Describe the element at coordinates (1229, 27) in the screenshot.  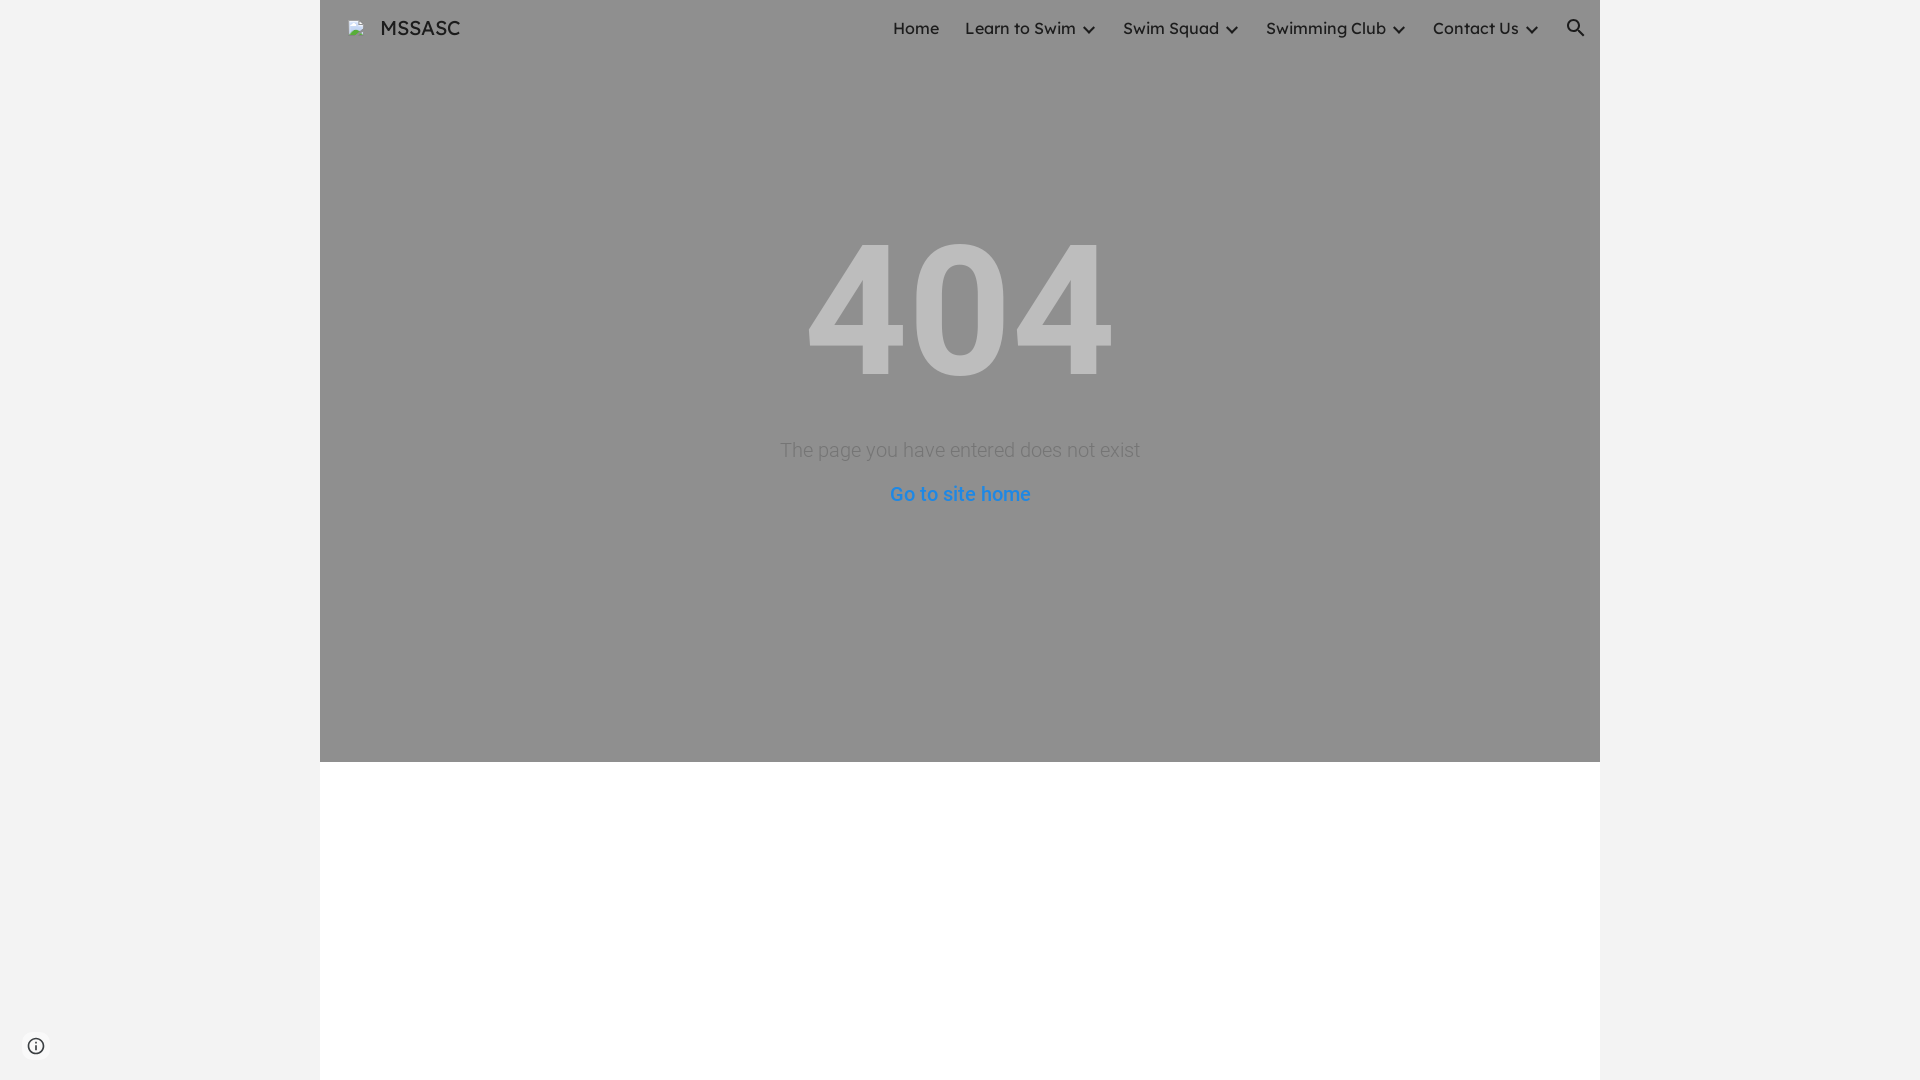
I see `'Expand/Collapse'` at that location.